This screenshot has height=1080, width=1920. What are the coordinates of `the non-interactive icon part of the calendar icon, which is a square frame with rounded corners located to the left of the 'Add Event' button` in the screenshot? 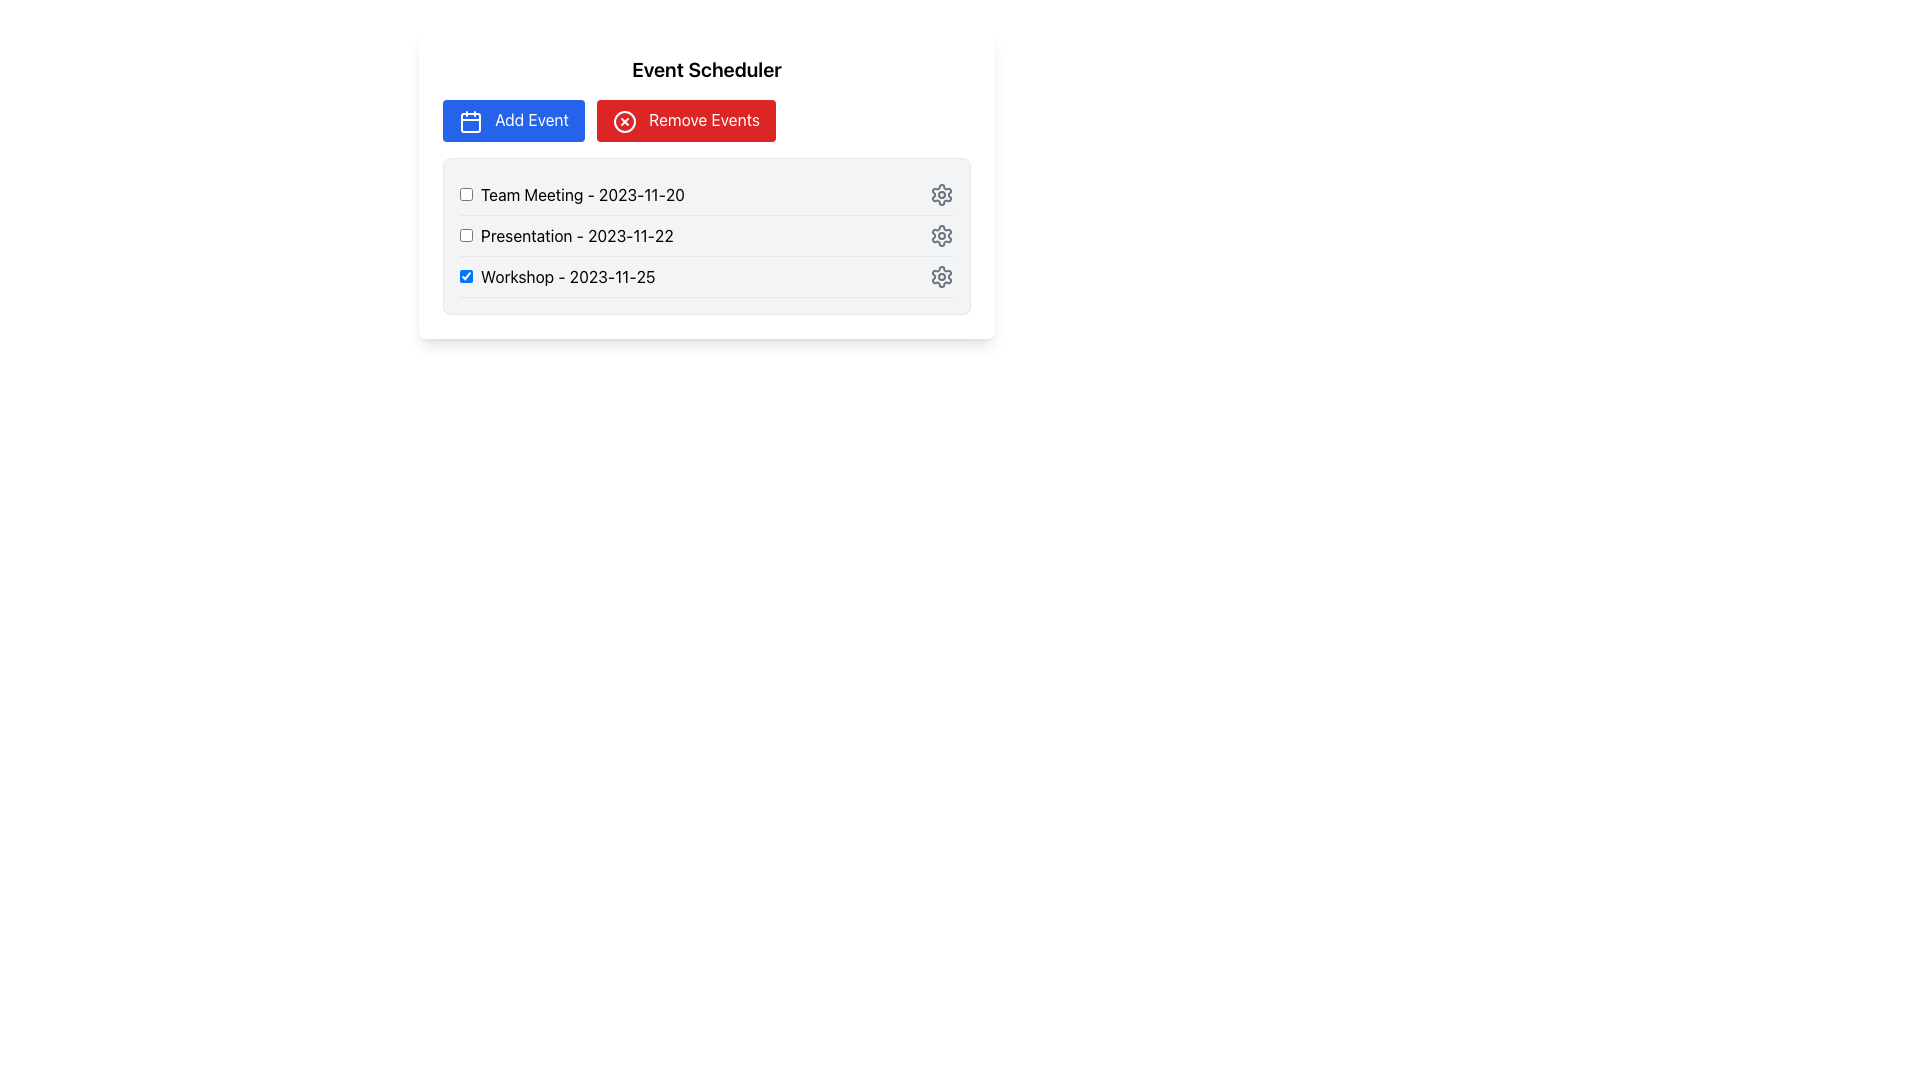 It's located at (469, 122).